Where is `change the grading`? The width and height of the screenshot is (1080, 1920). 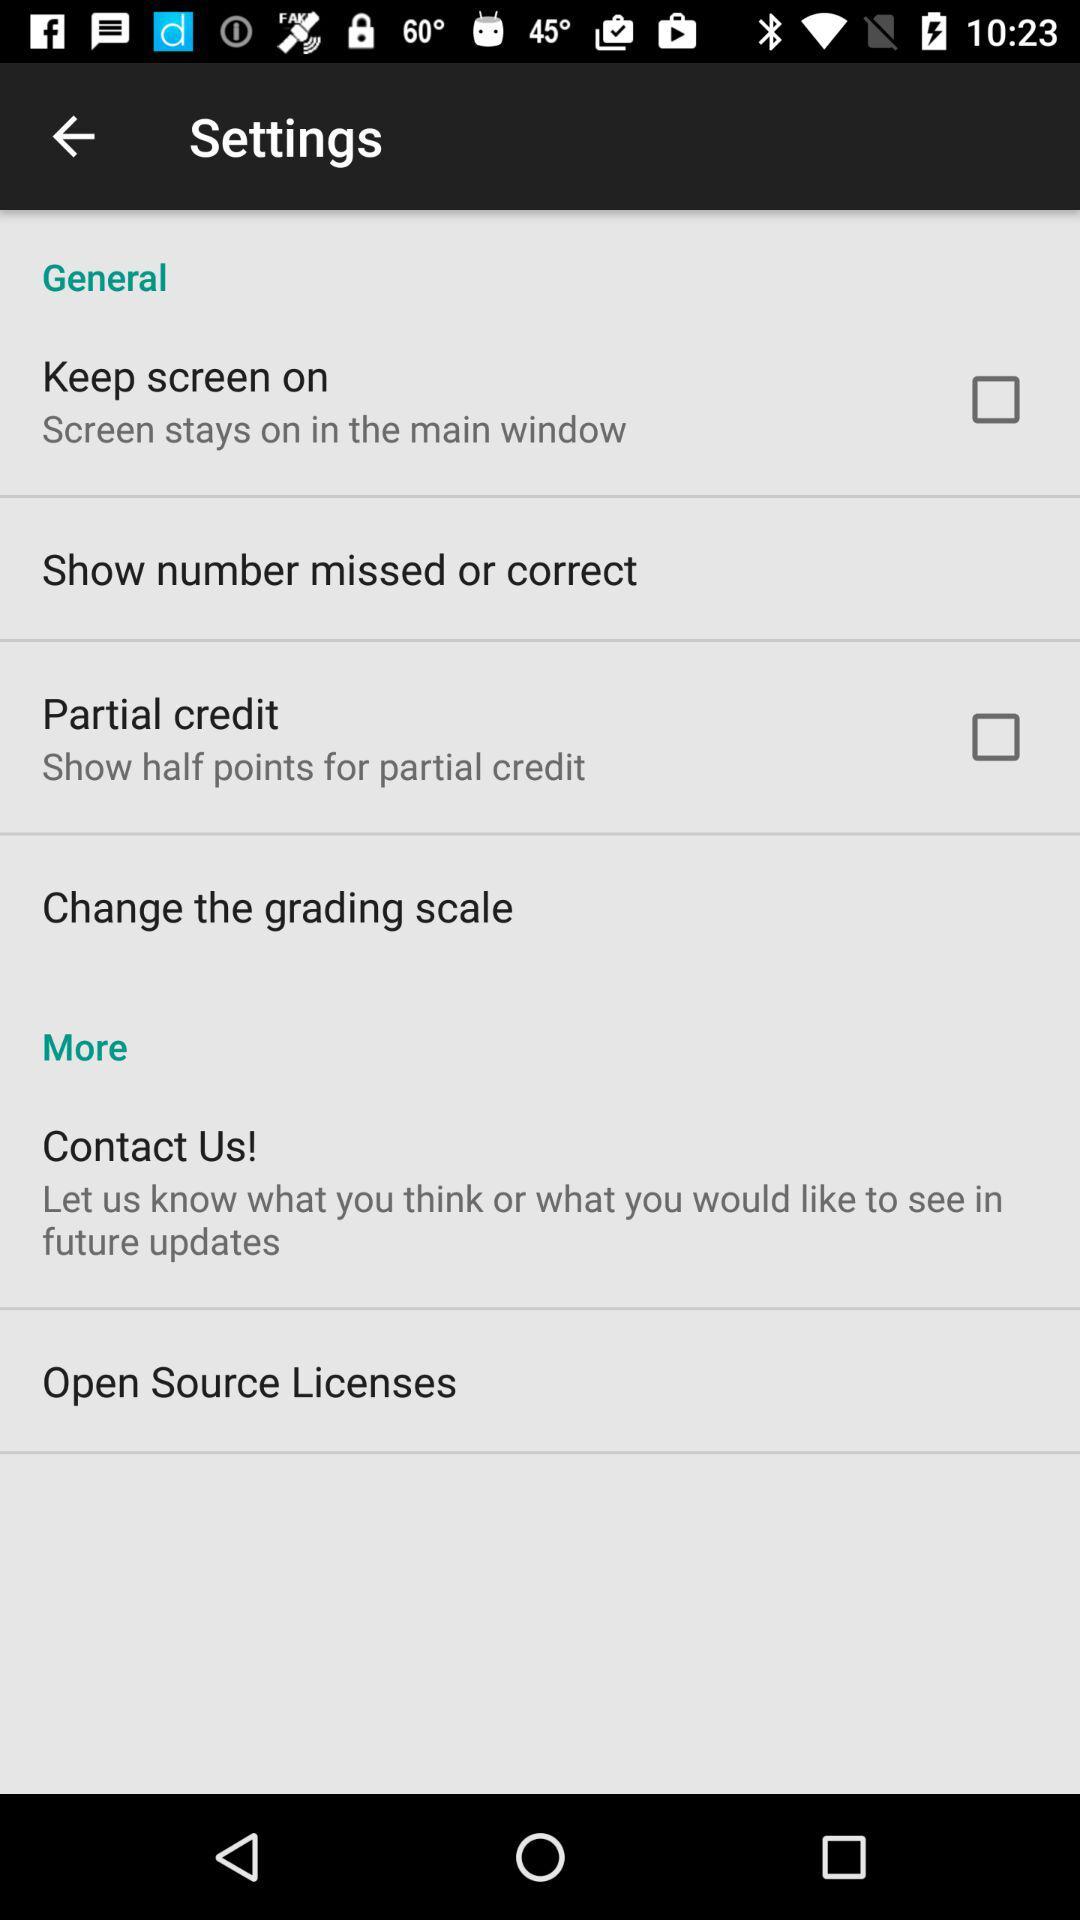
change the grading is located at coordinates (277, 905).